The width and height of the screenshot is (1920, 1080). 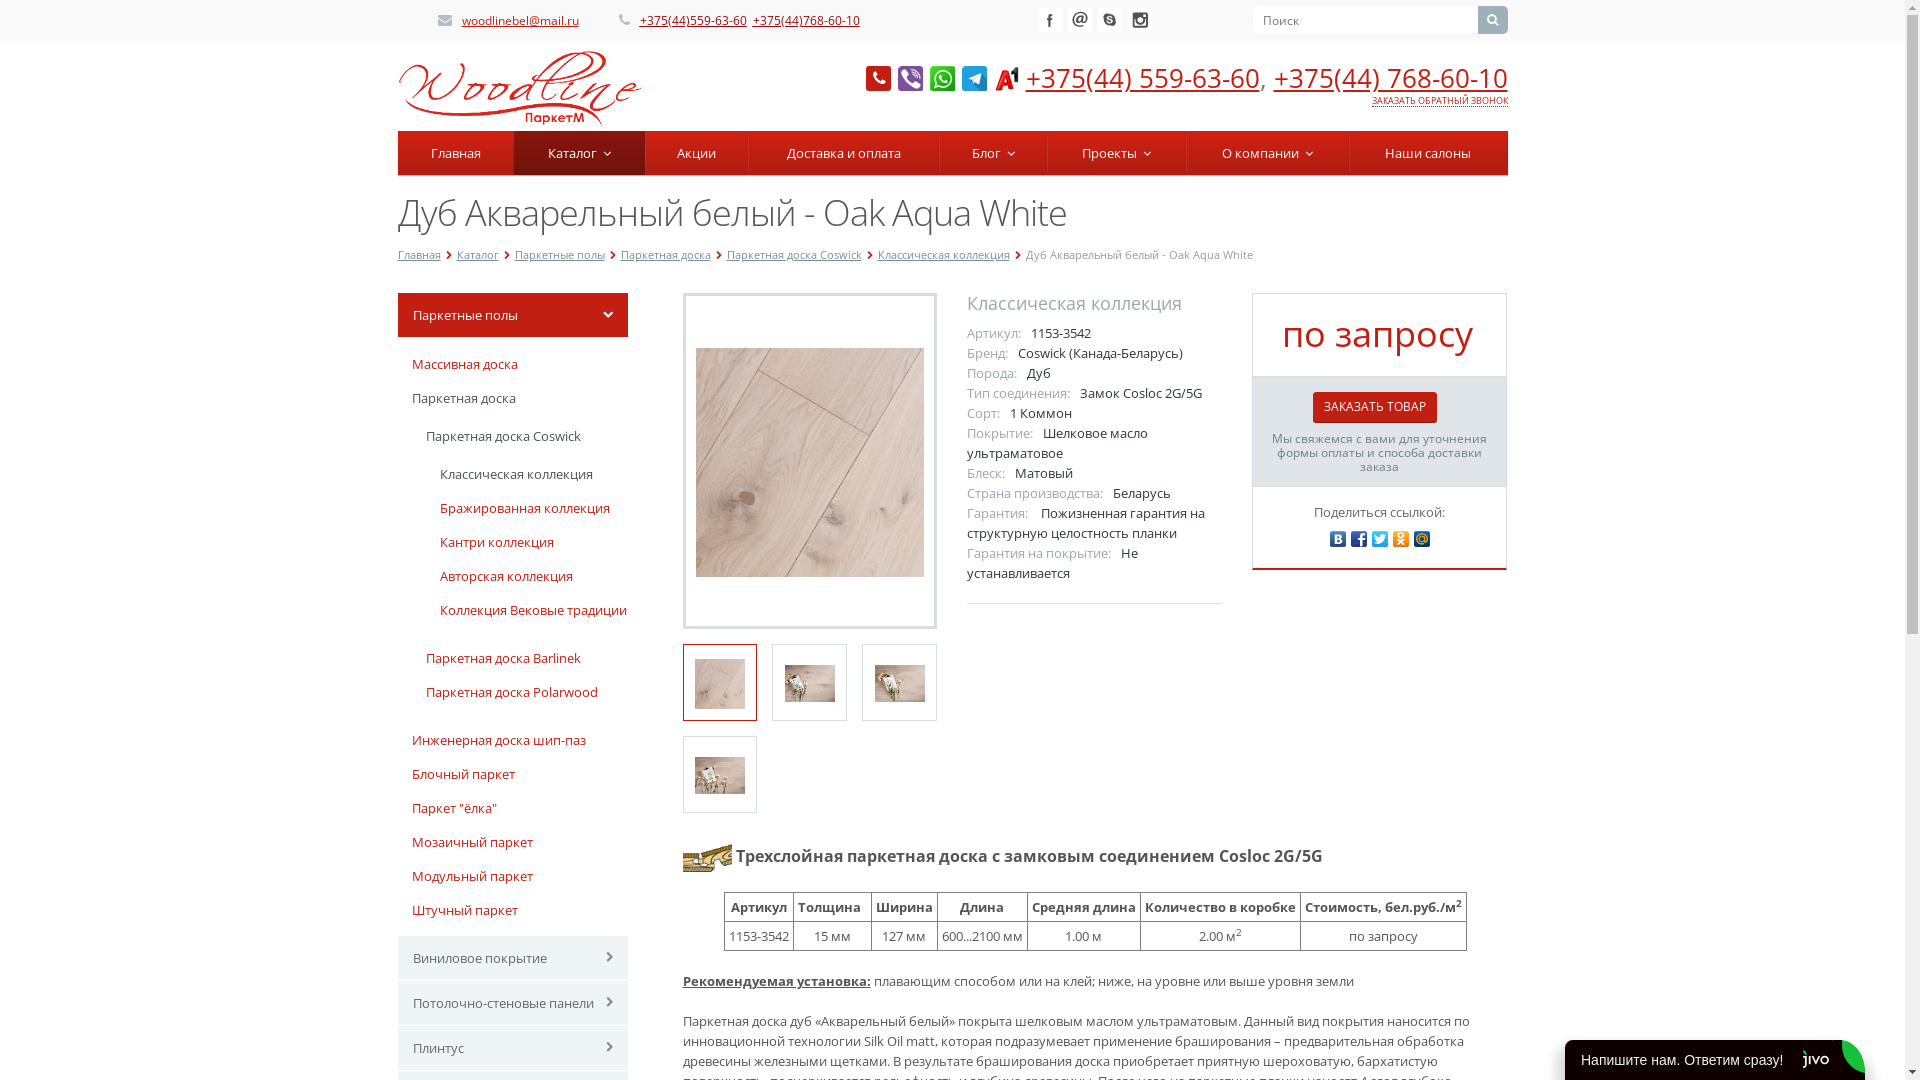 What do you see at coordinates (1049, 19) in the screenshot?
I see `'Facebook'` at bounding box center [1049, 19].